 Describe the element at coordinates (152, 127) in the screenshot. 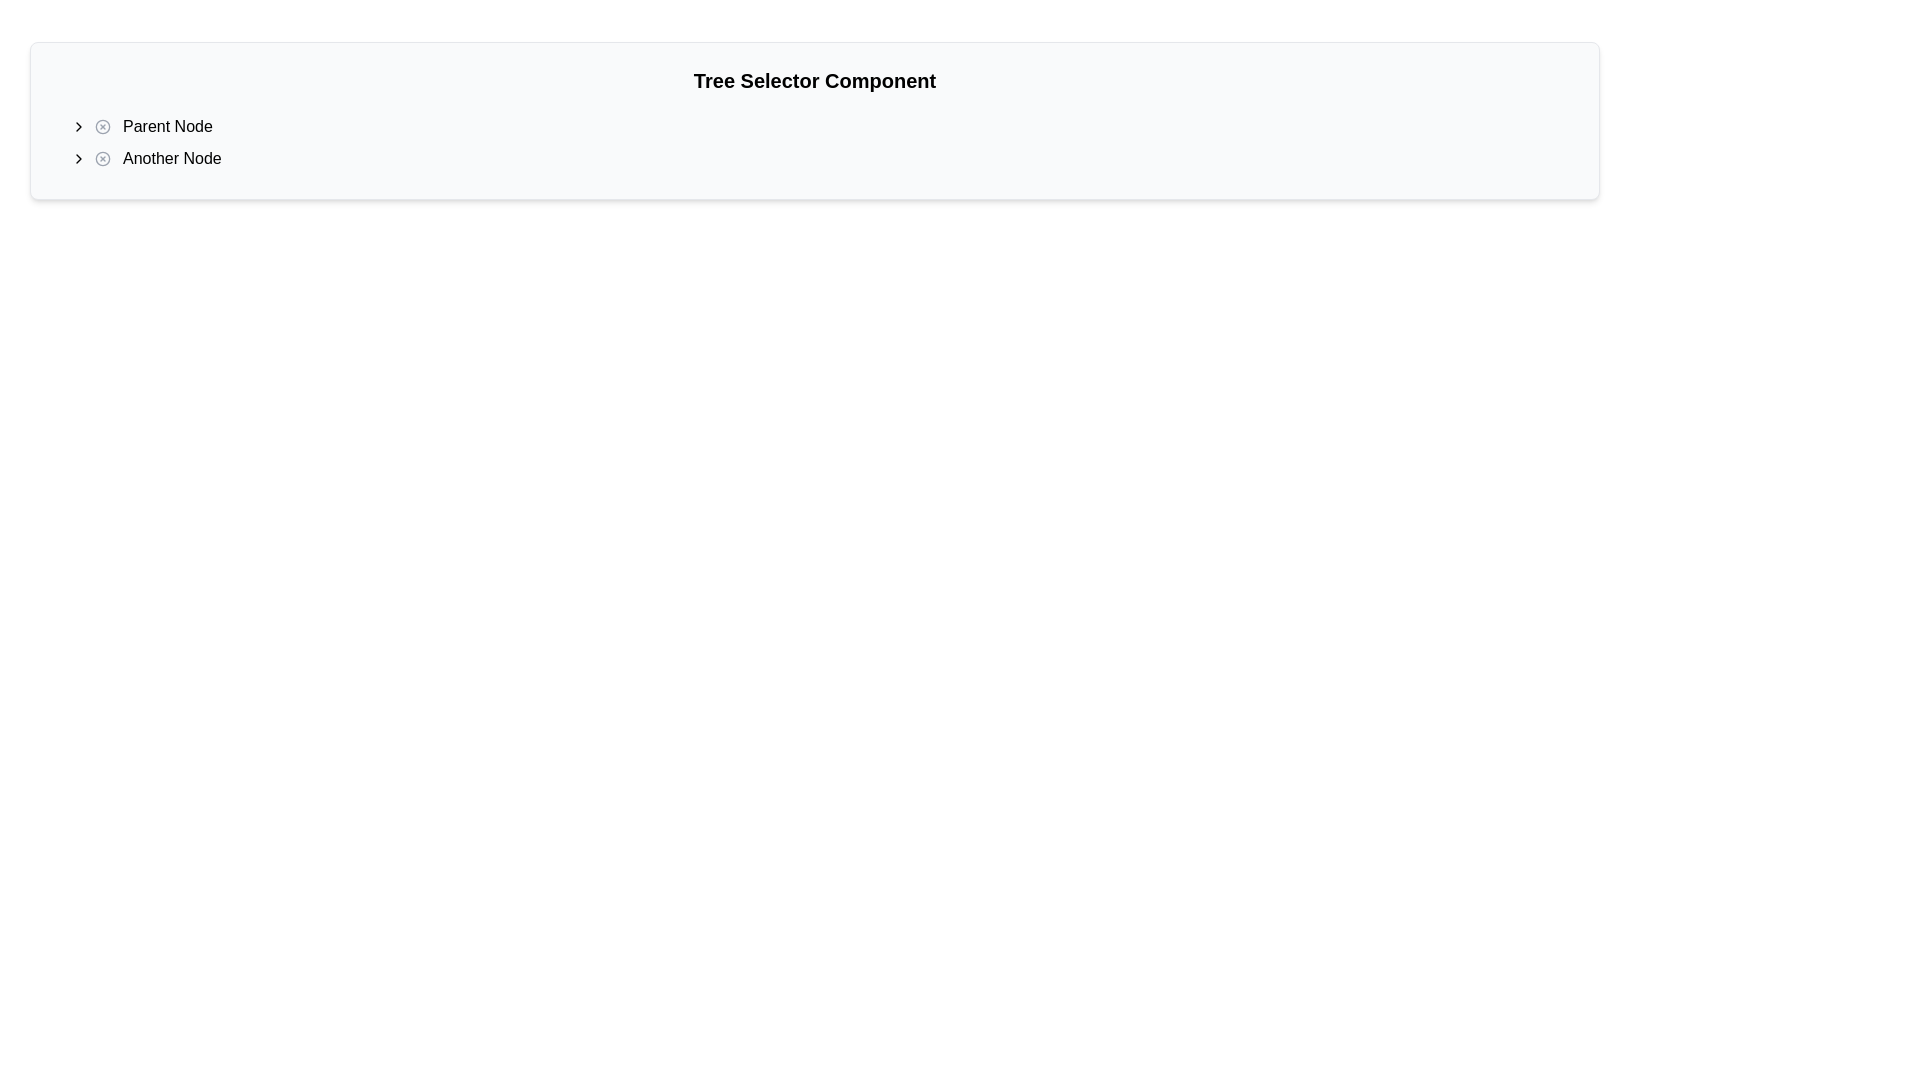

I see `to select the Tree Node Item located vertically below the expand/collapse arrow icon and above the node labeled 'Another Node'` at that location.